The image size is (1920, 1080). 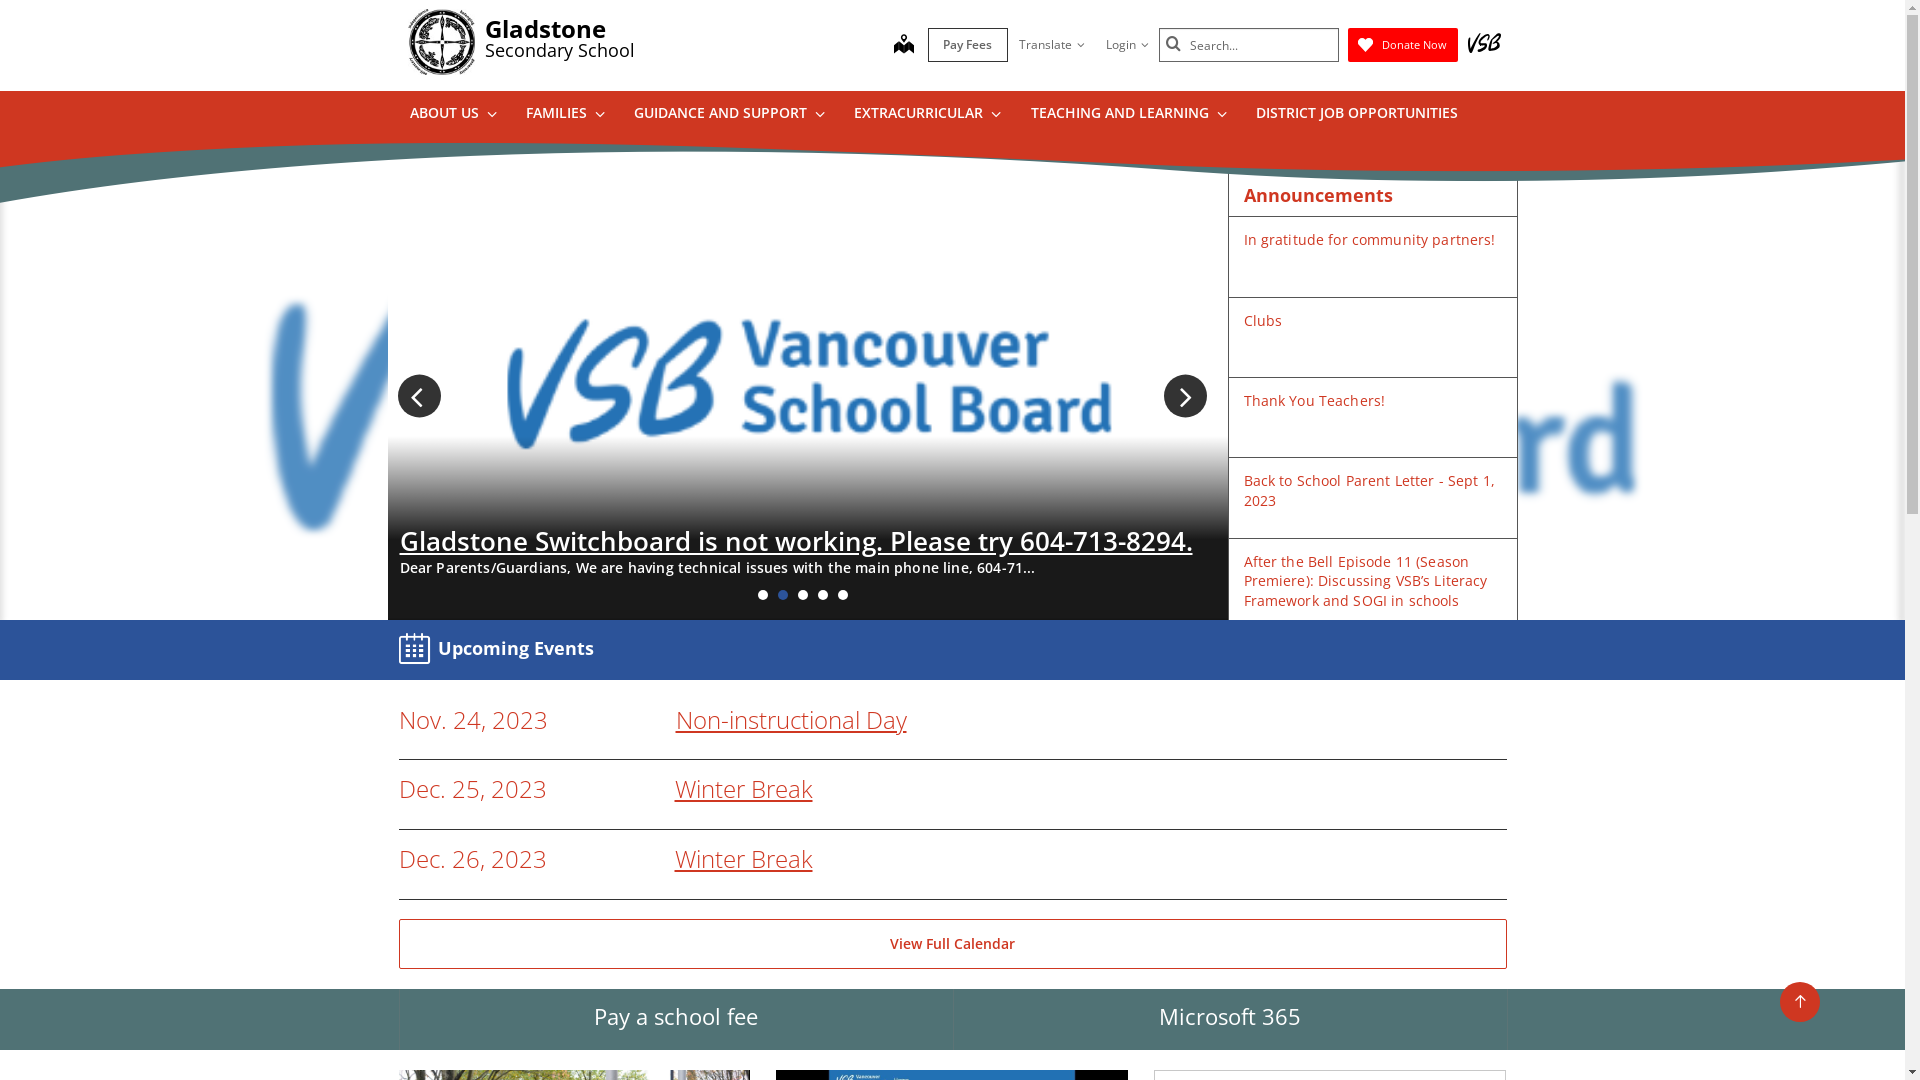 I want to click on 'Thank You Teachers!', so click(x=1315, y=400).